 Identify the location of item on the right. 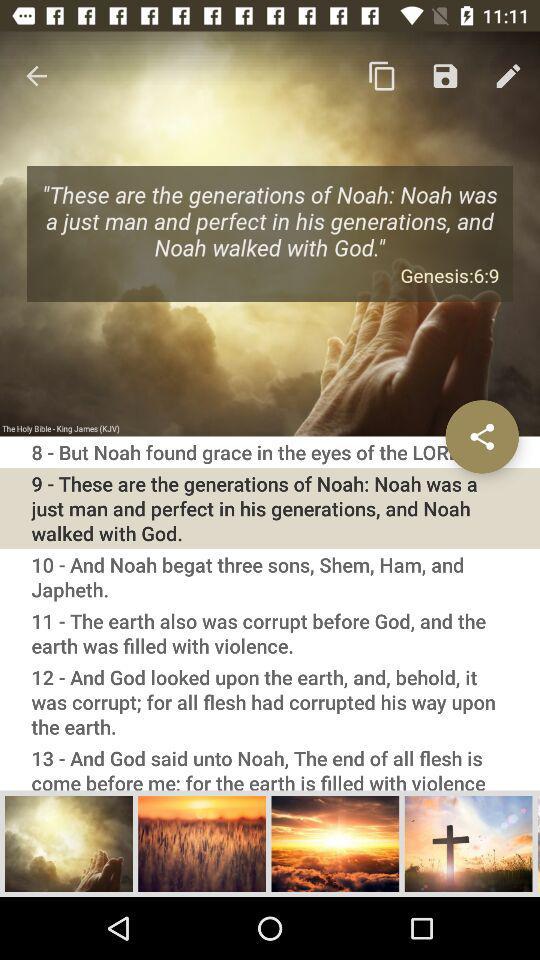
(481, 436).